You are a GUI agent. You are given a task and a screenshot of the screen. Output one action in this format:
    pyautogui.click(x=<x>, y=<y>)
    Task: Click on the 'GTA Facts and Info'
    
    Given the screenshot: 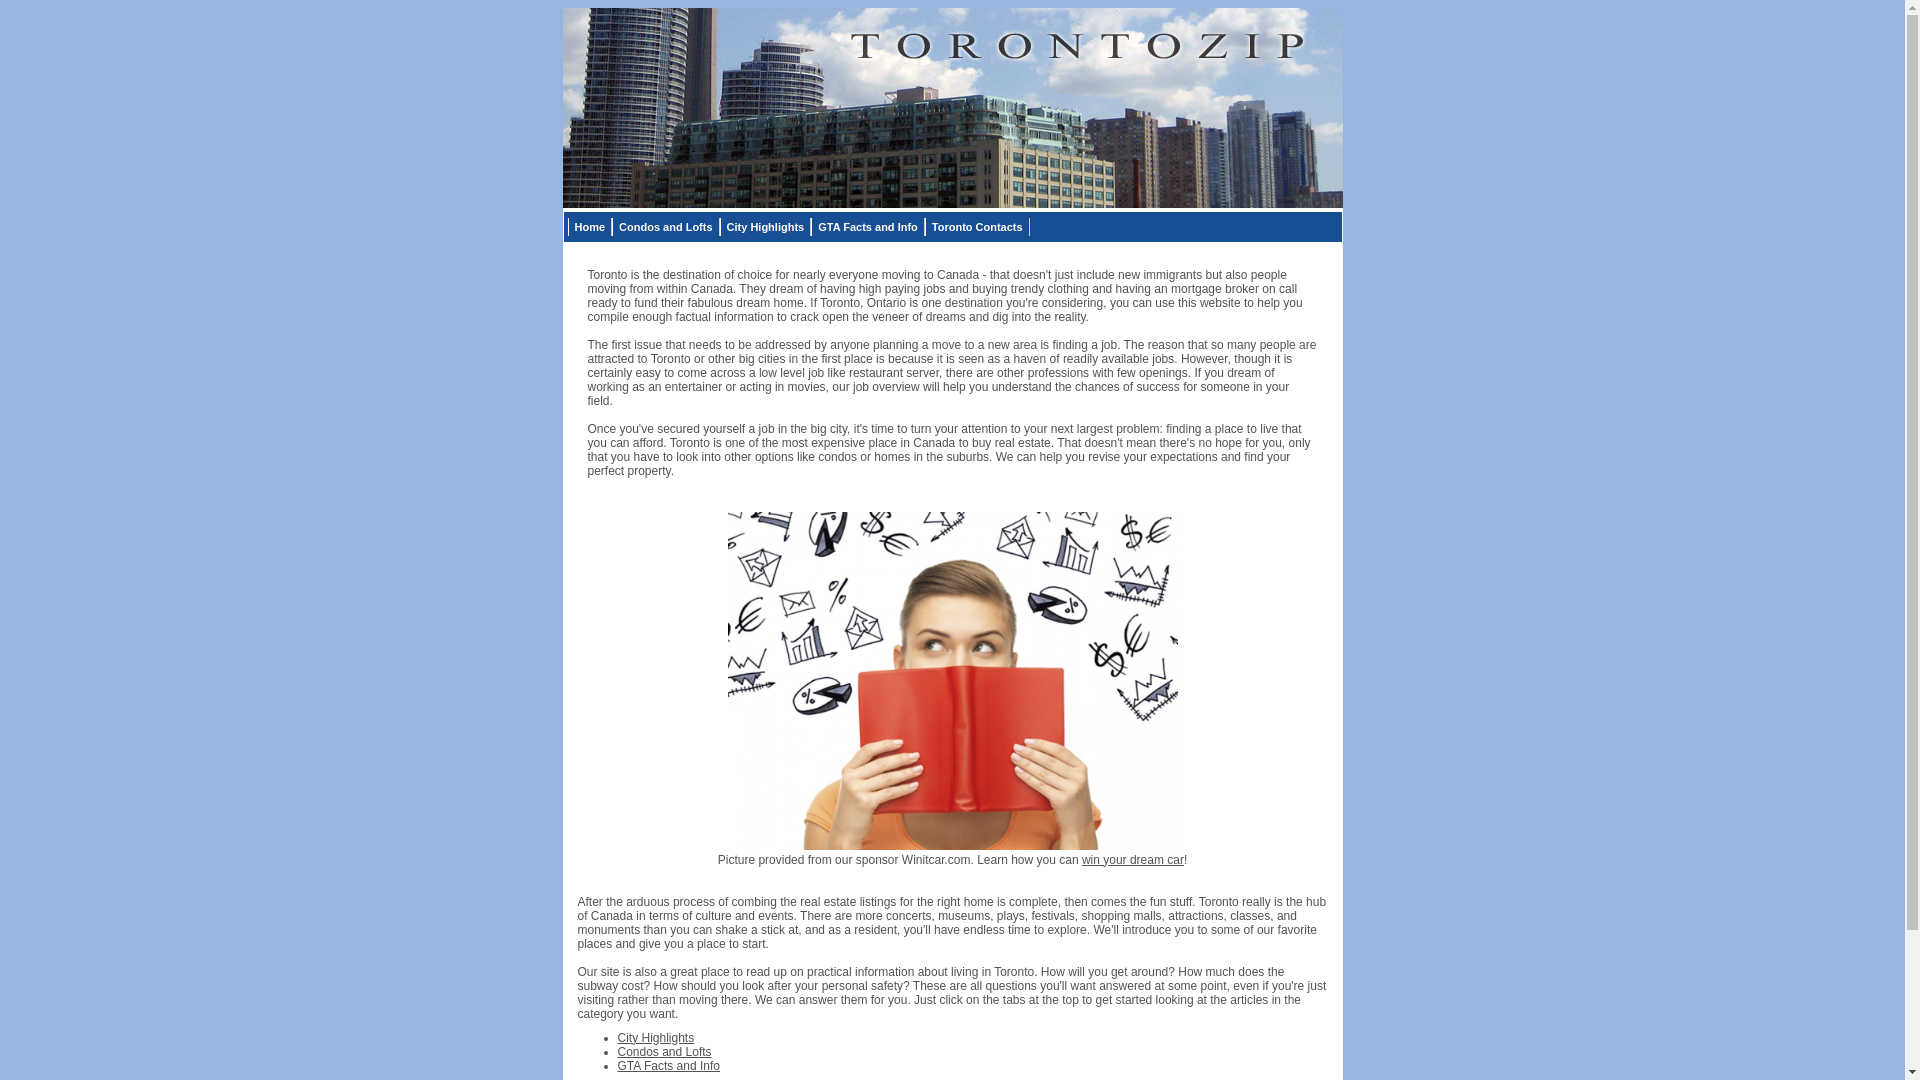 What is the action you would take?
    pyautogui.click(x=669, y=1063)
    